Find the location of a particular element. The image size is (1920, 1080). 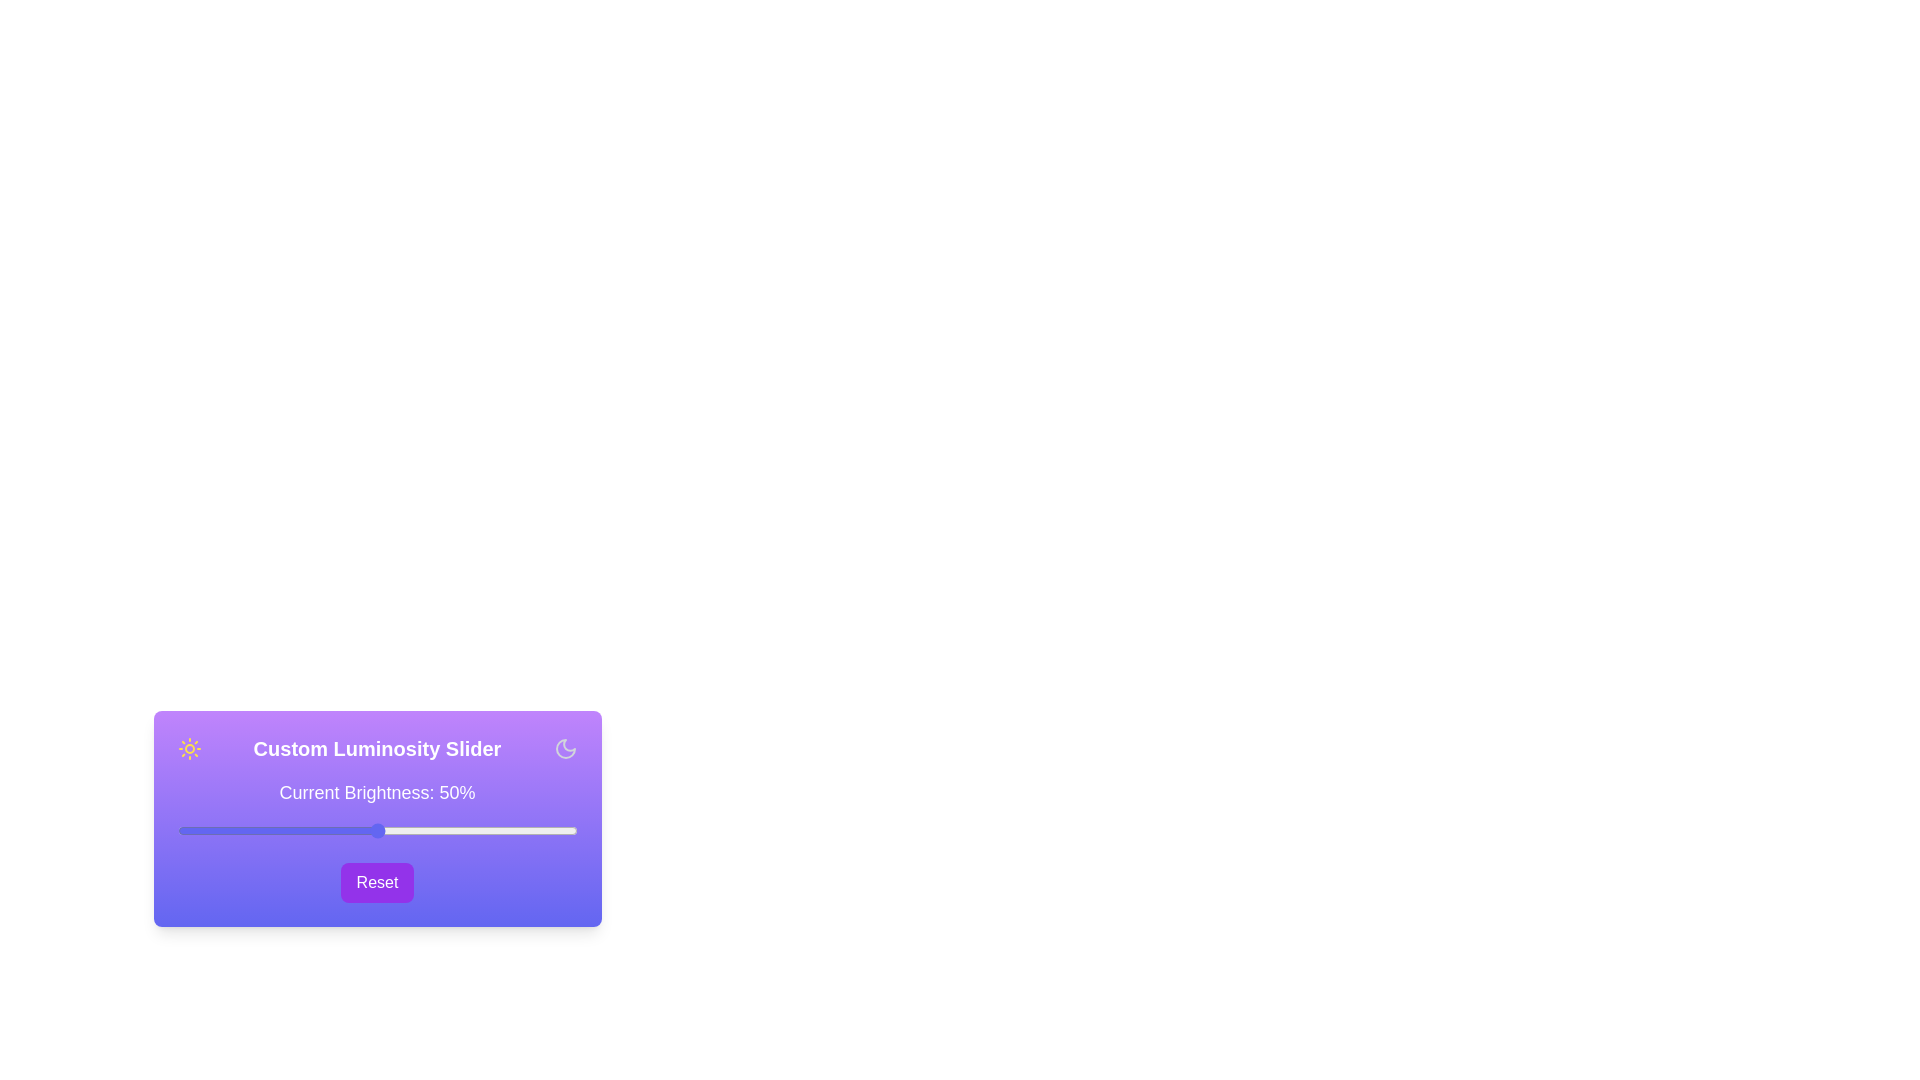

brightness is located at coordinates (432, 830).